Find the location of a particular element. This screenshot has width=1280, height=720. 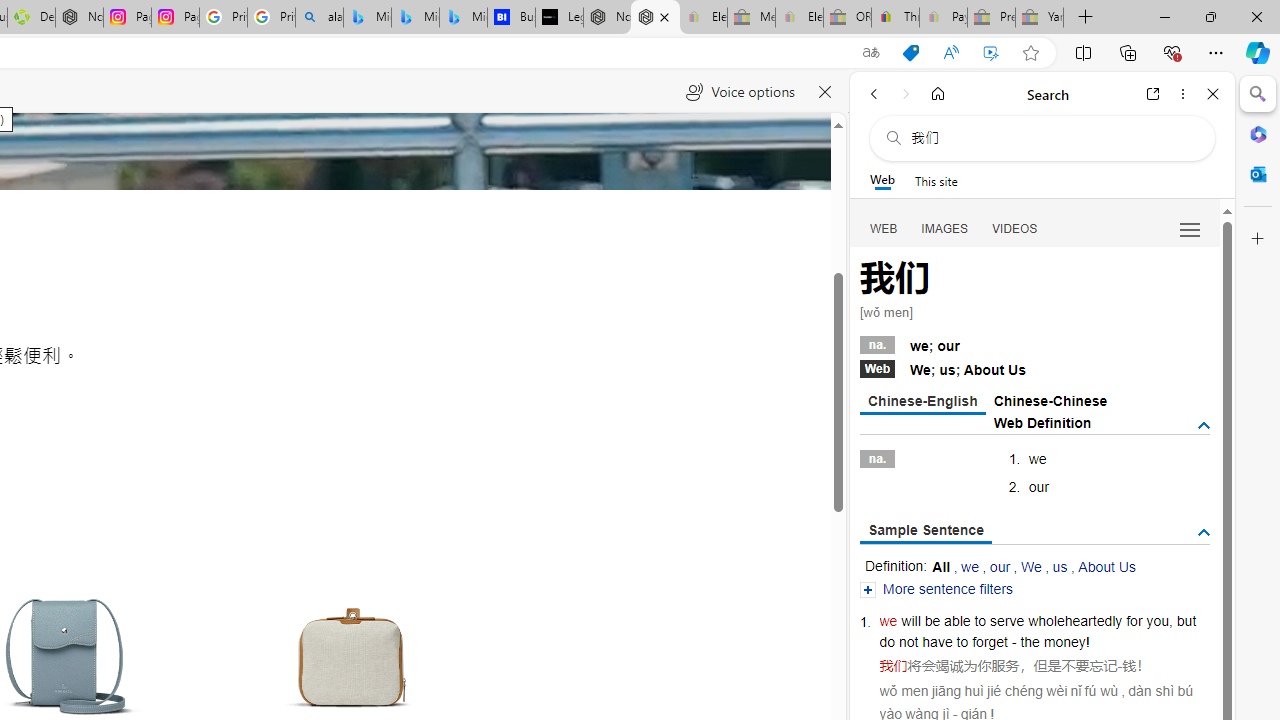

'wholeheartedly' is located at coordinates (1074, 620).